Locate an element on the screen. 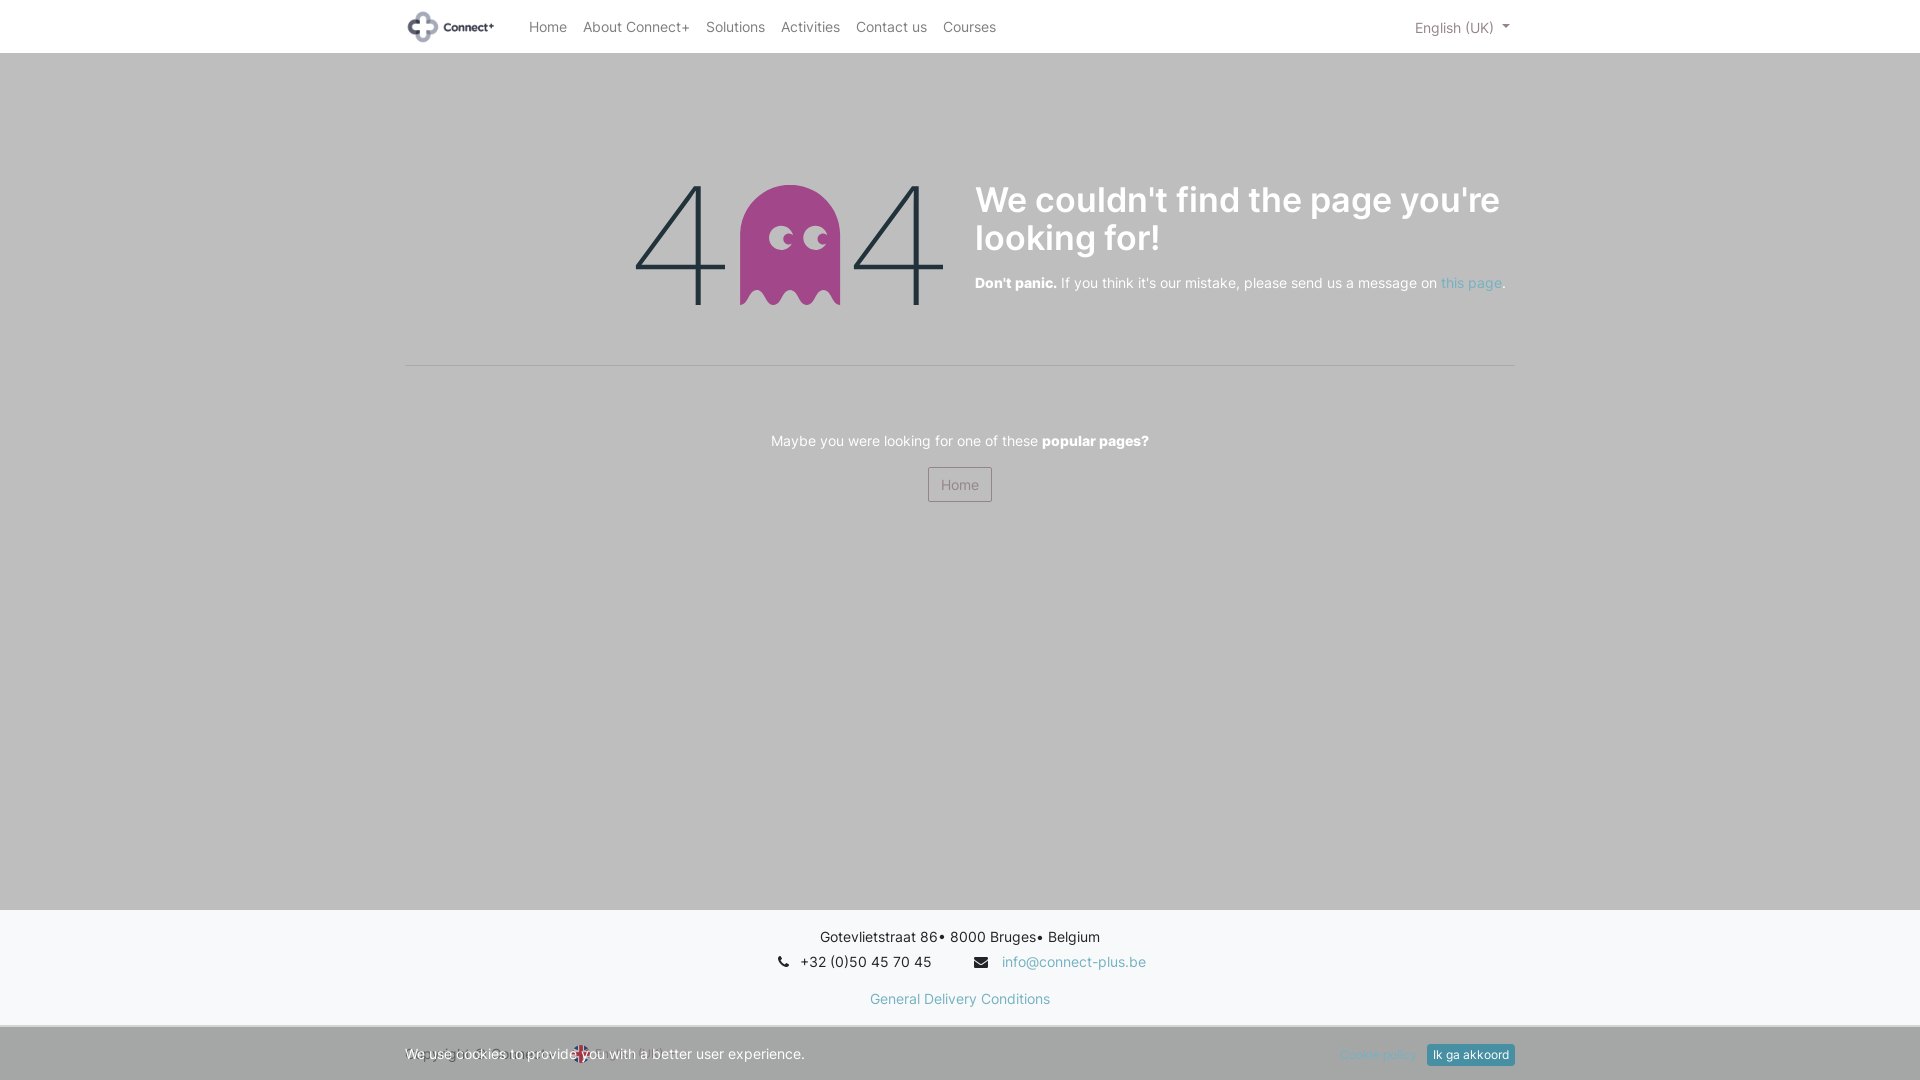 Image resolution: width=1920 pixels, height=1080 pixels. 'Ik ga akkoord' is located at coordinates (1470, 1054).